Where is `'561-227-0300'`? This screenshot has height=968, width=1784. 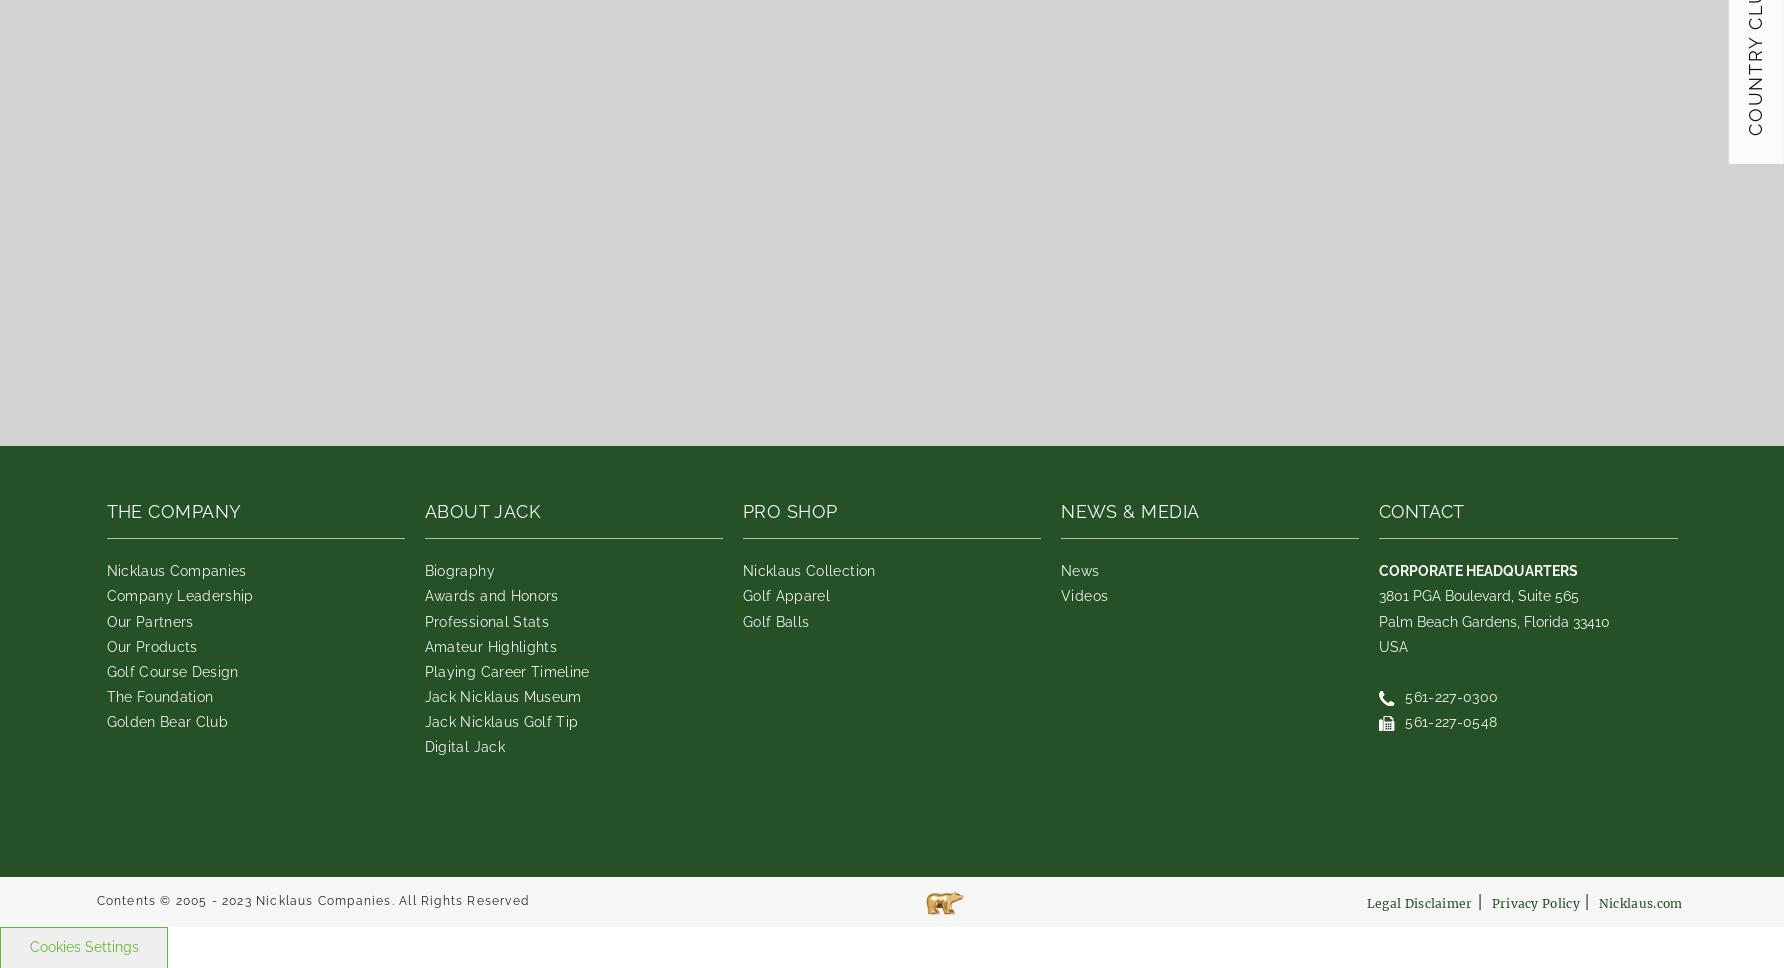
'561-227-0300' is located at coordinates (1450, 694).